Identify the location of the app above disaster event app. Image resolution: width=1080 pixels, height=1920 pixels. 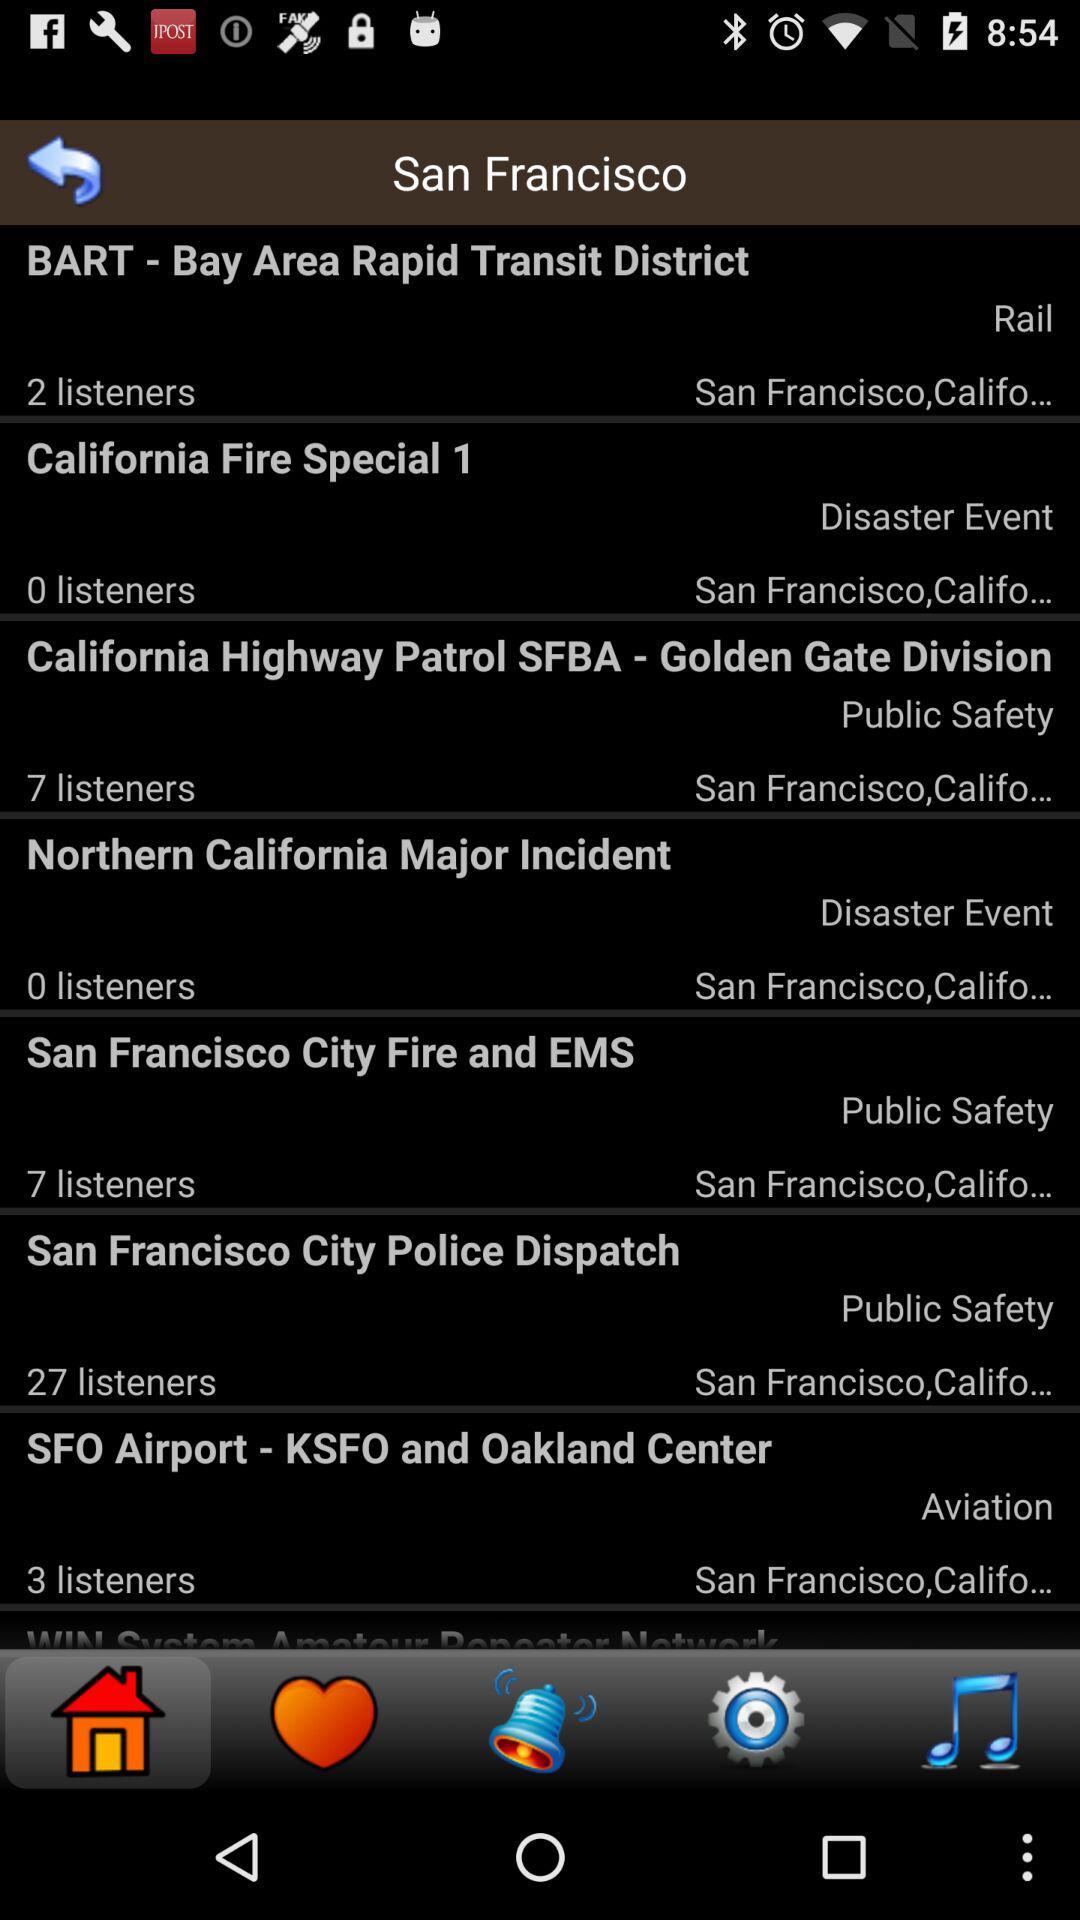
(540, 852).